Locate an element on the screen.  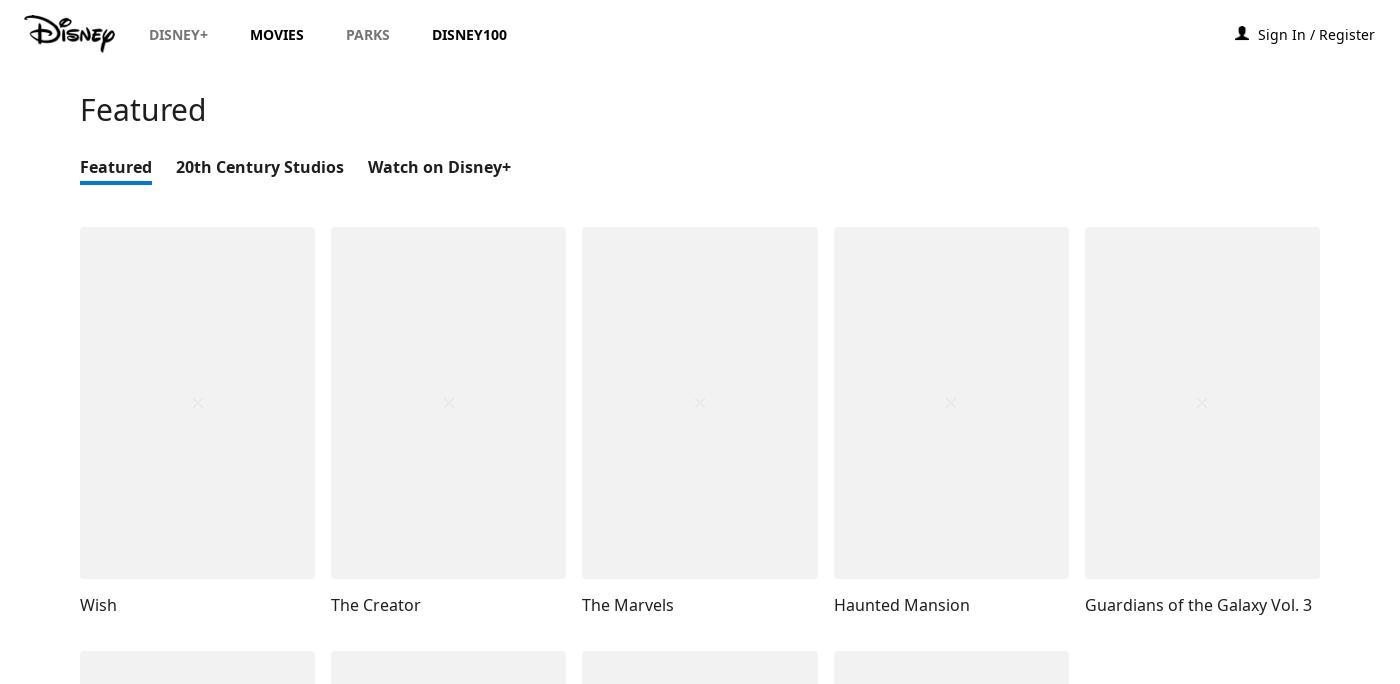
'DISNEY100' is located at coordinates (432, 34).